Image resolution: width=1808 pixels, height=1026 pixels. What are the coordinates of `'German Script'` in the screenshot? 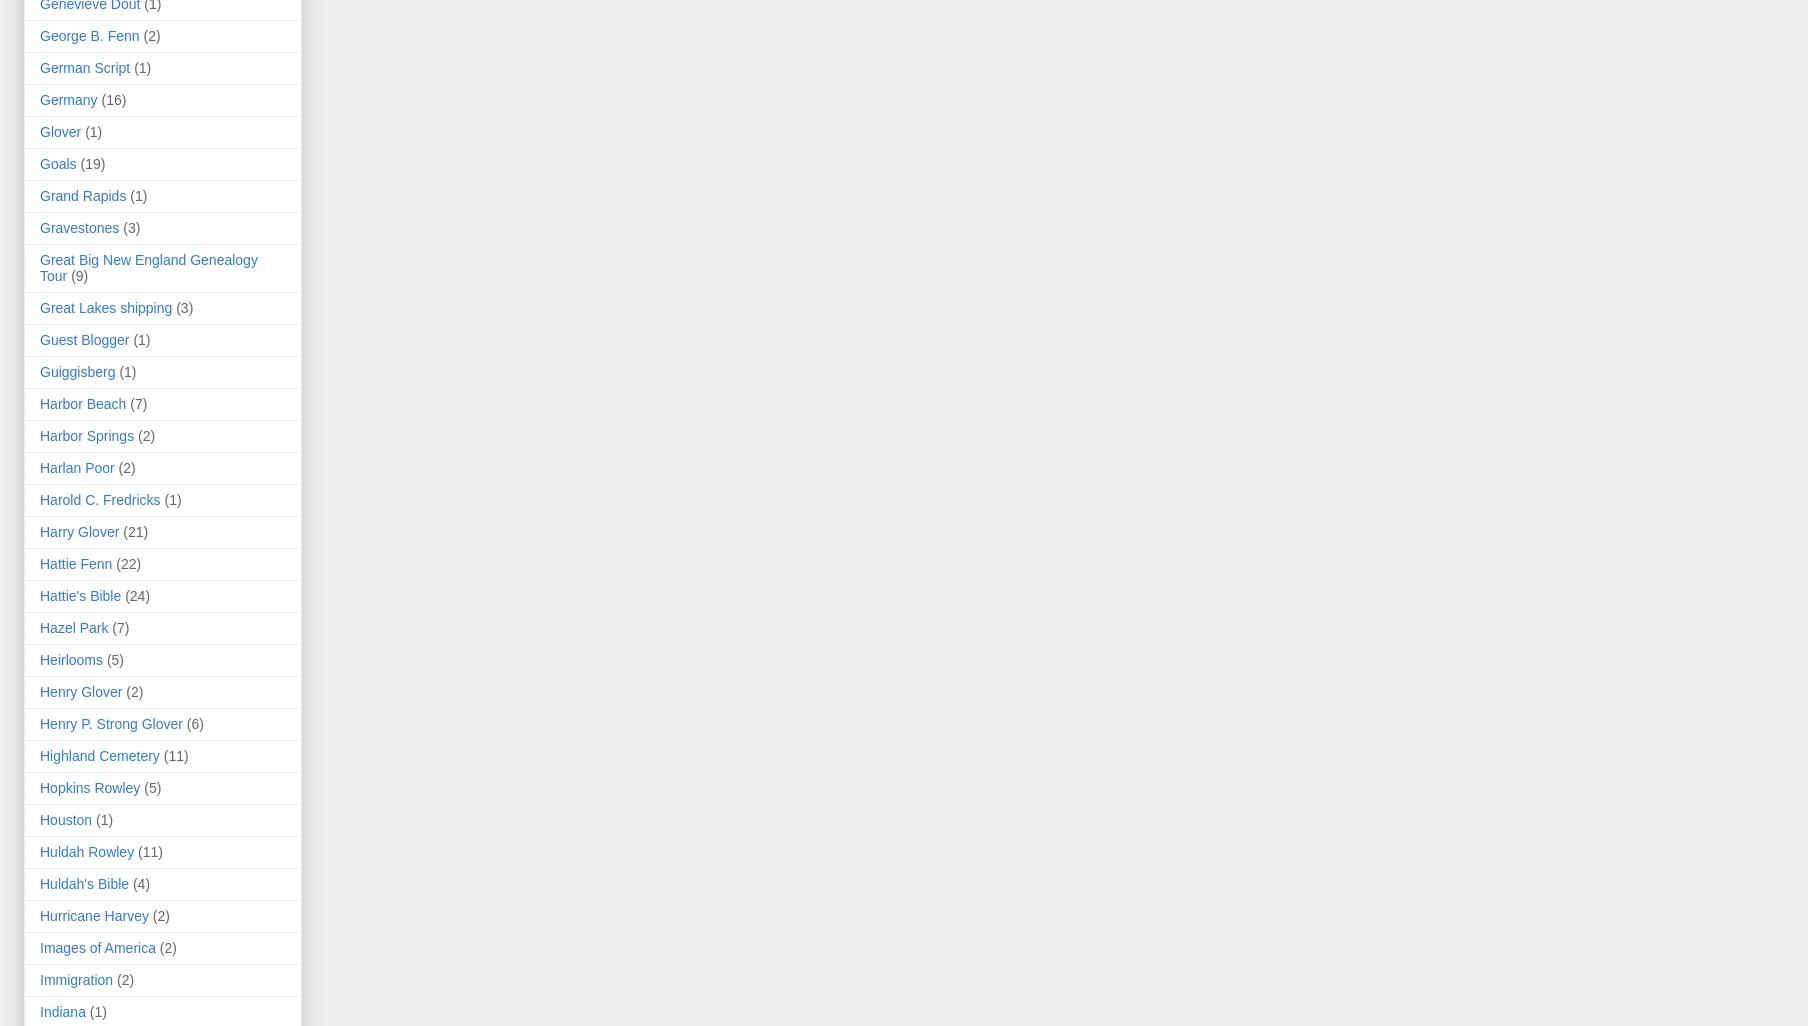 It's located at (39, 67).